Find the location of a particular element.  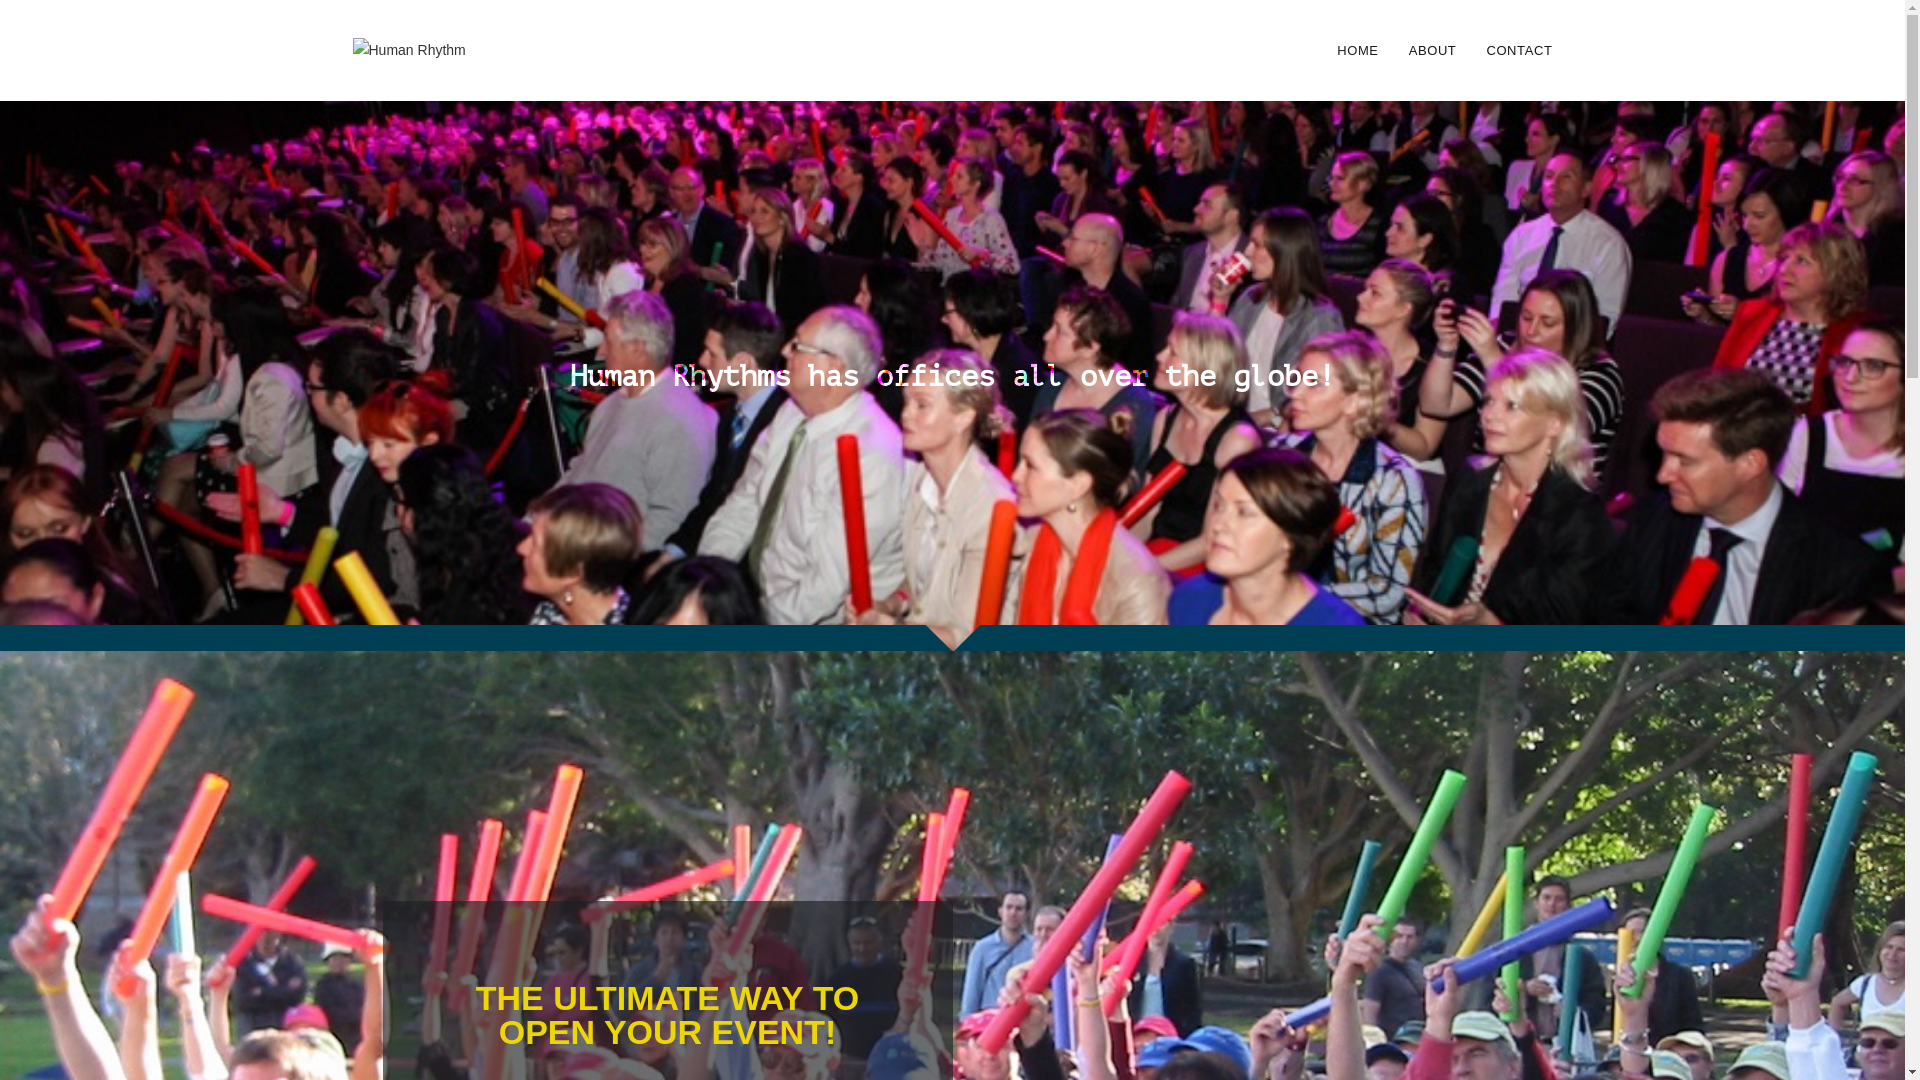

'ABOUT' is located at coordinates (1432, 49).